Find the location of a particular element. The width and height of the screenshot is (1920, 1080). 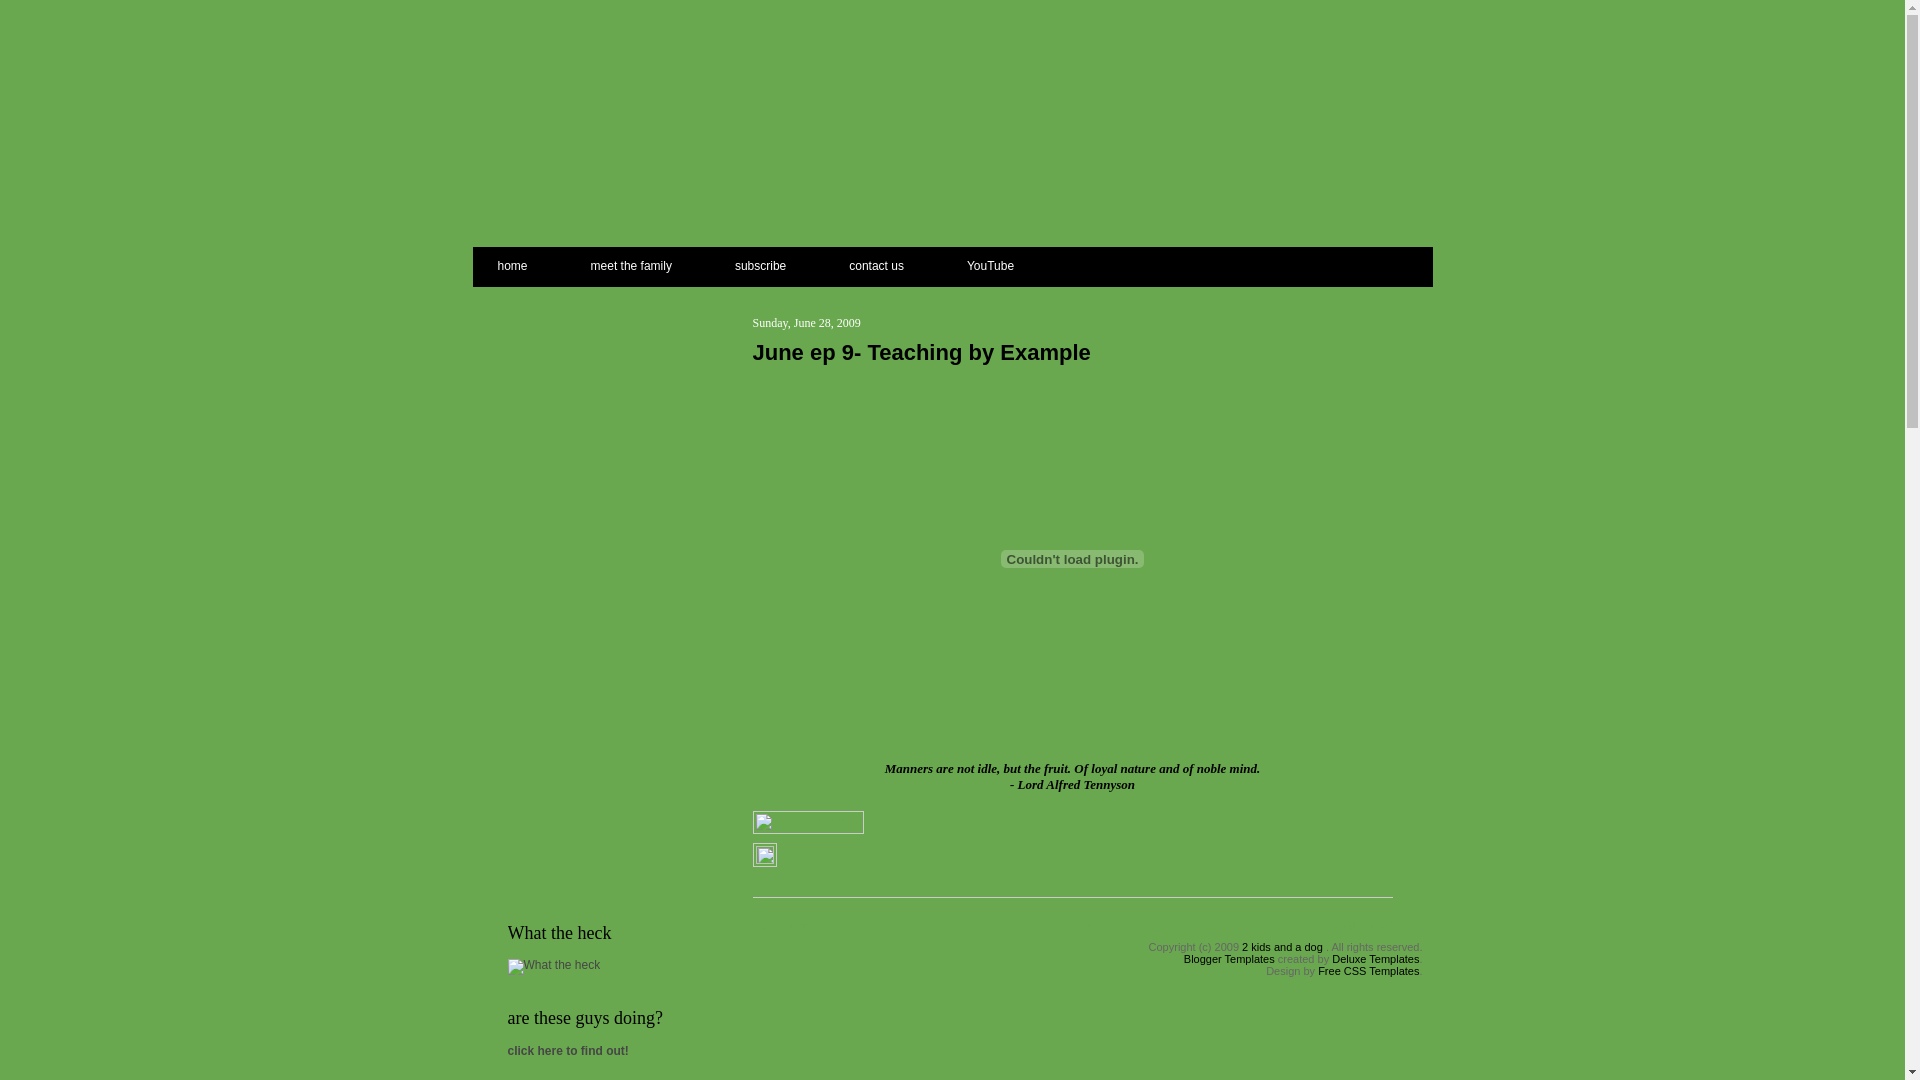

'Deluxe Templates' is located at coordinates (1374, 958).